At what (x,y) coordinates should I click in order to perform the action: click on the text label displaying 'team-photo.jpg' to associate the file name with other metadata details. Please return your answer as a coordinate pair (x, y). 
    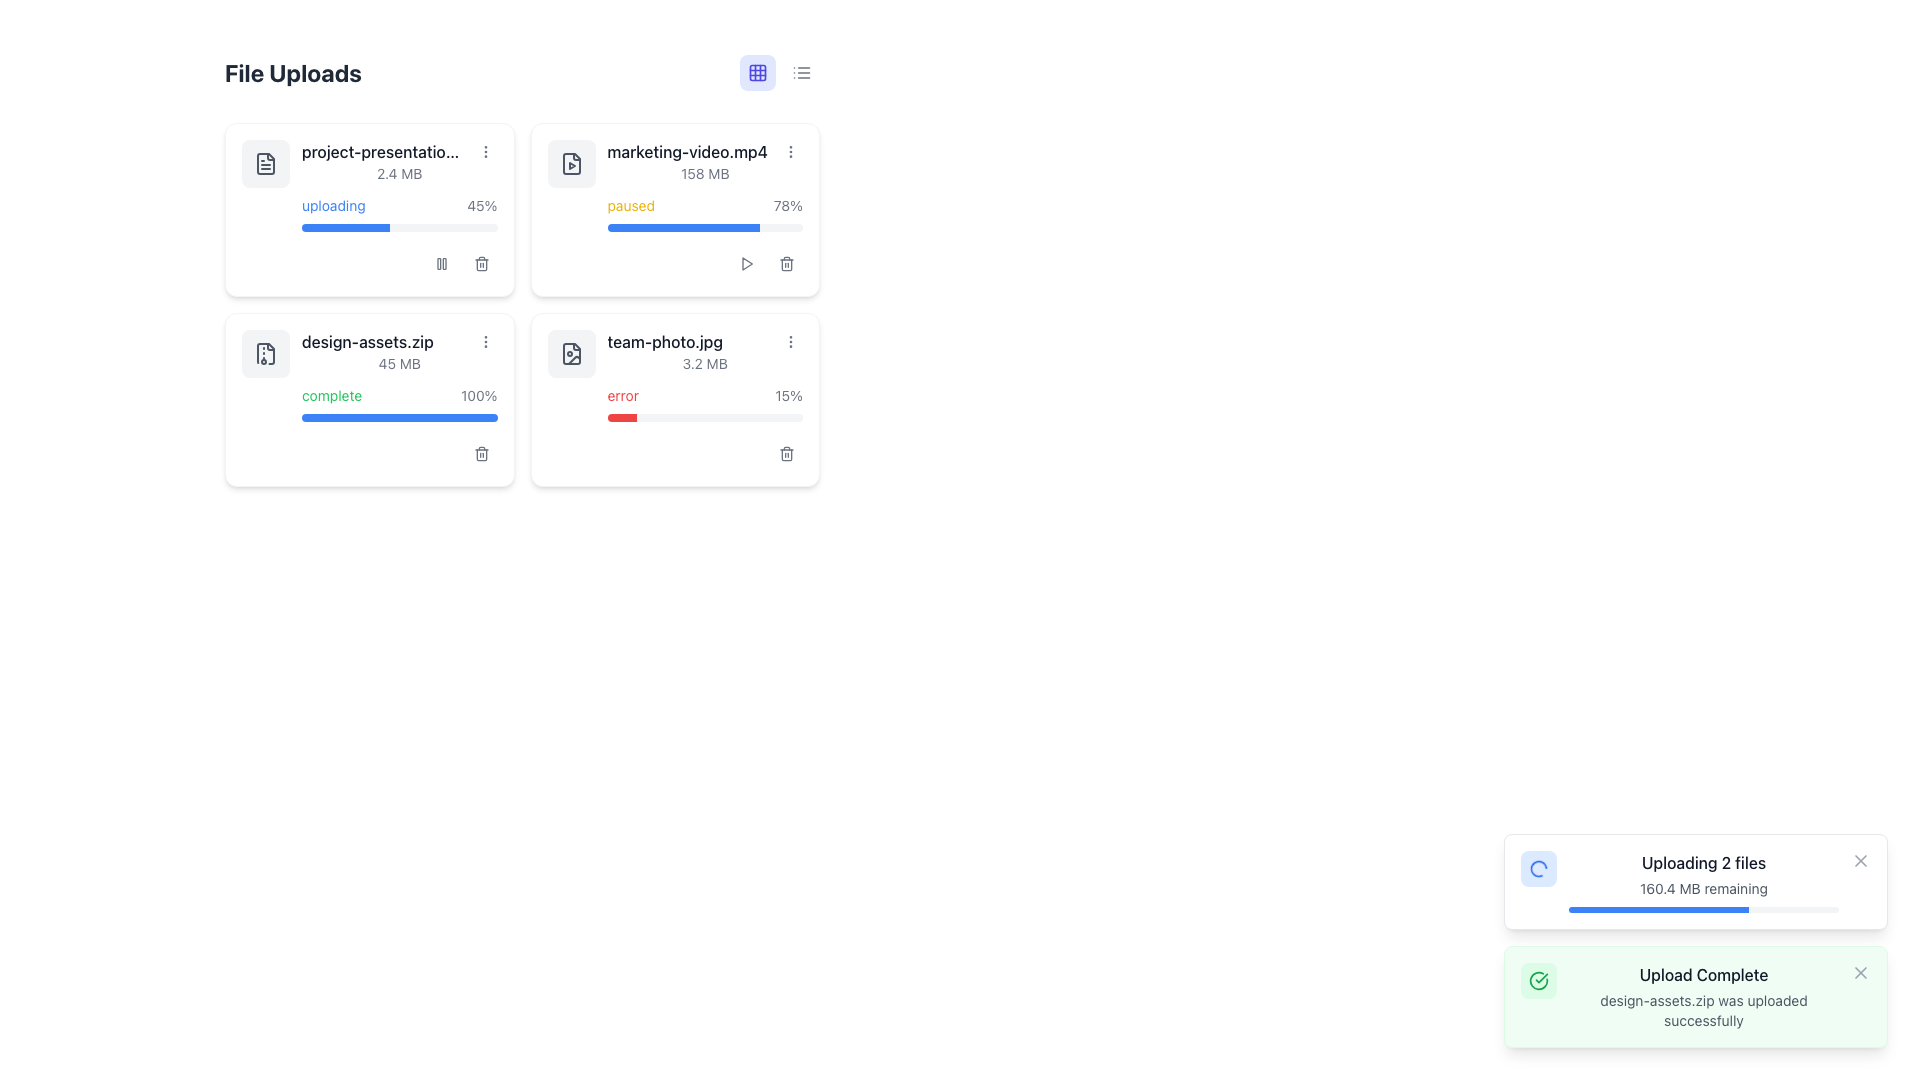
    Looking at the image, I should click on (705, 341).